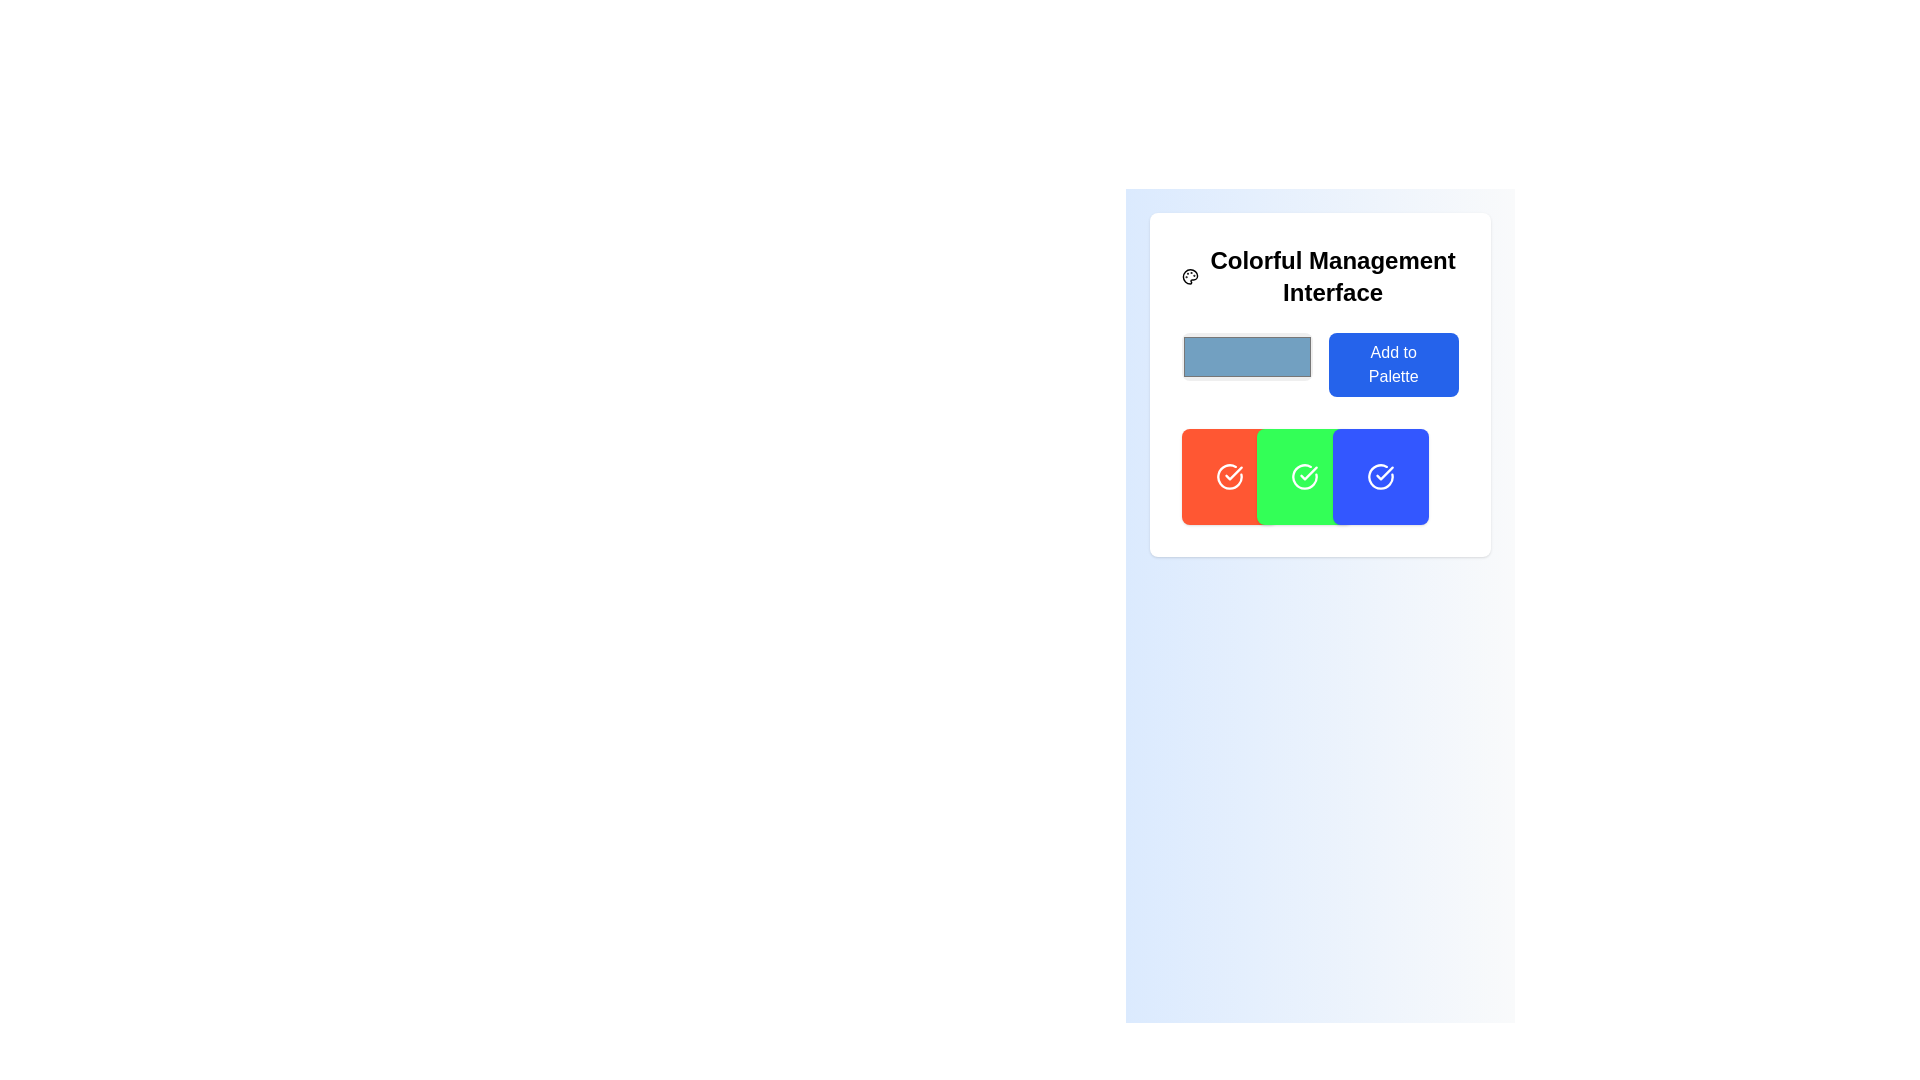 Image resolution: width=1920 pixels, height=1080 pixels. I want to click on the circular palette icon located to the left of the text 'Colorful Management Interface', so click(1190, 277).